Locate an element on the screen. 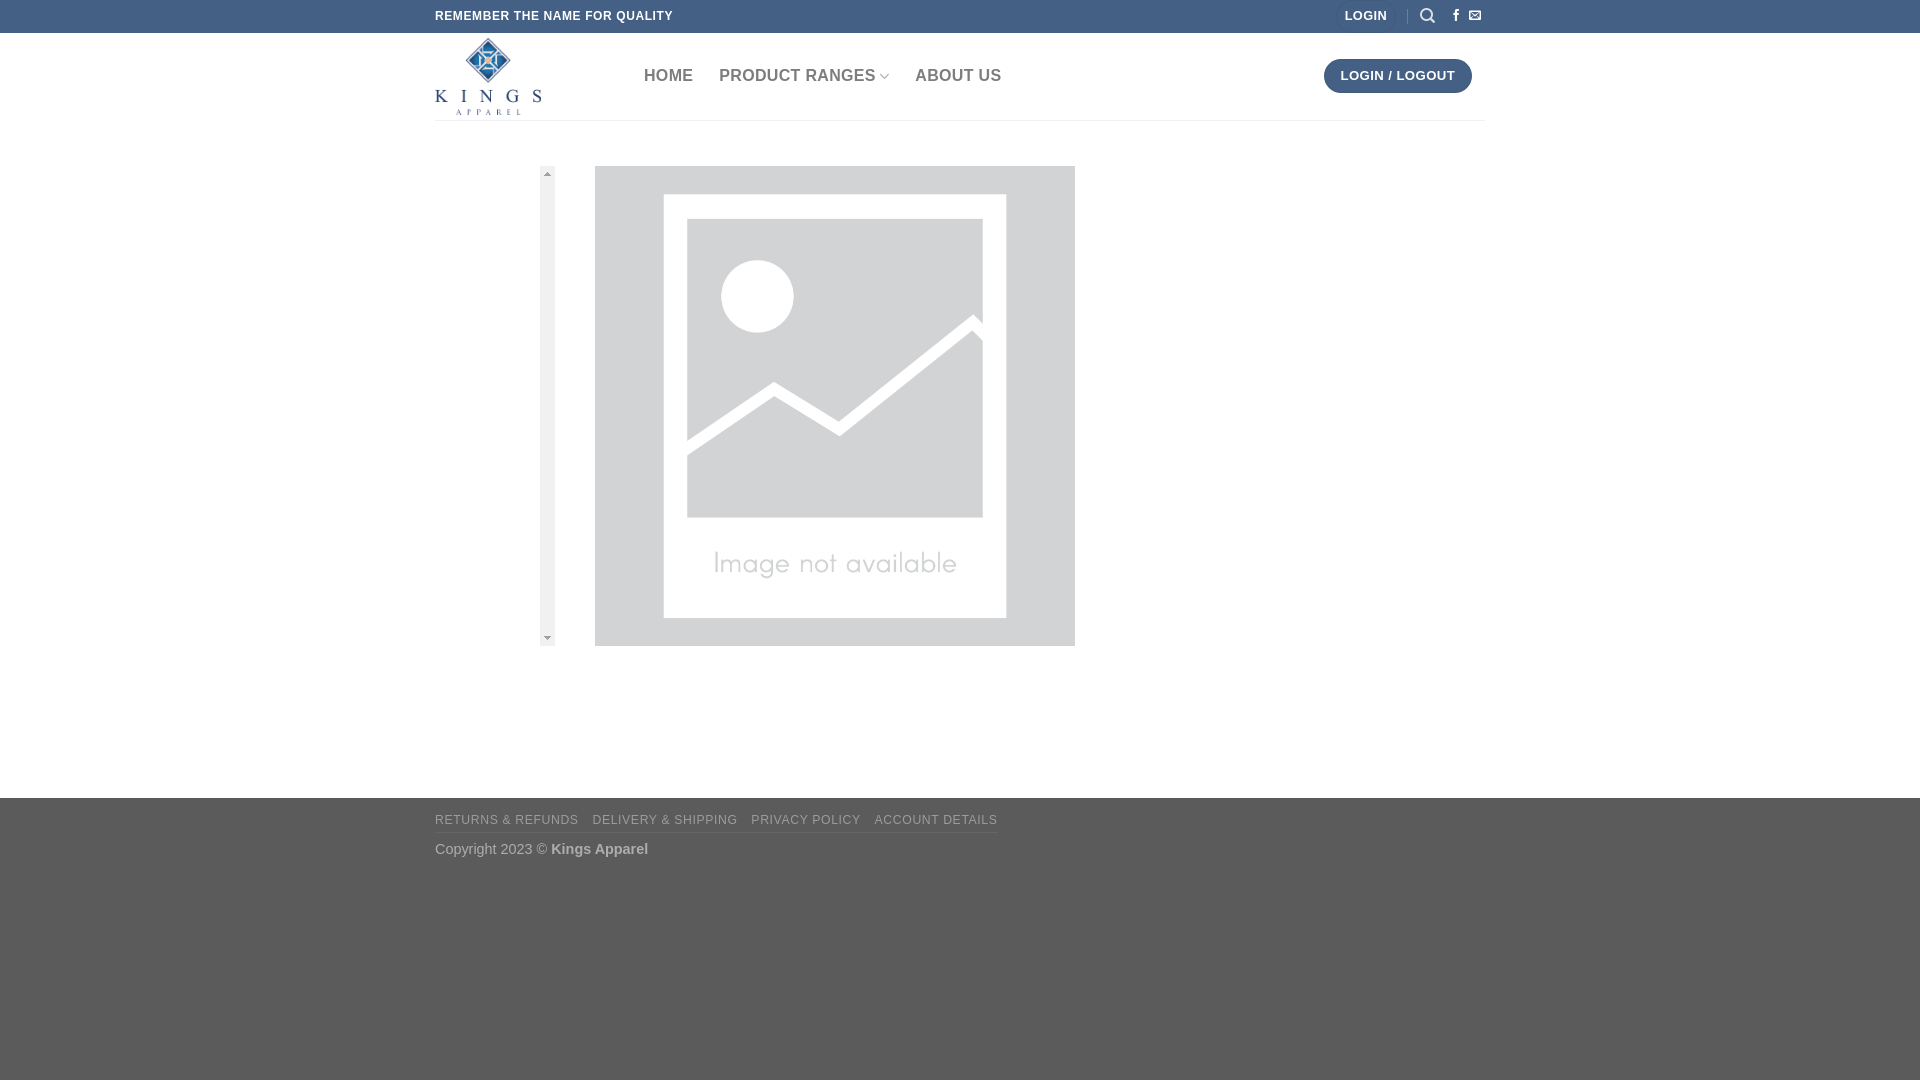 The height and width of the screenshot is (1080, 1920). 'PRODUCT RANGES' is located at coordinates (719, 75).